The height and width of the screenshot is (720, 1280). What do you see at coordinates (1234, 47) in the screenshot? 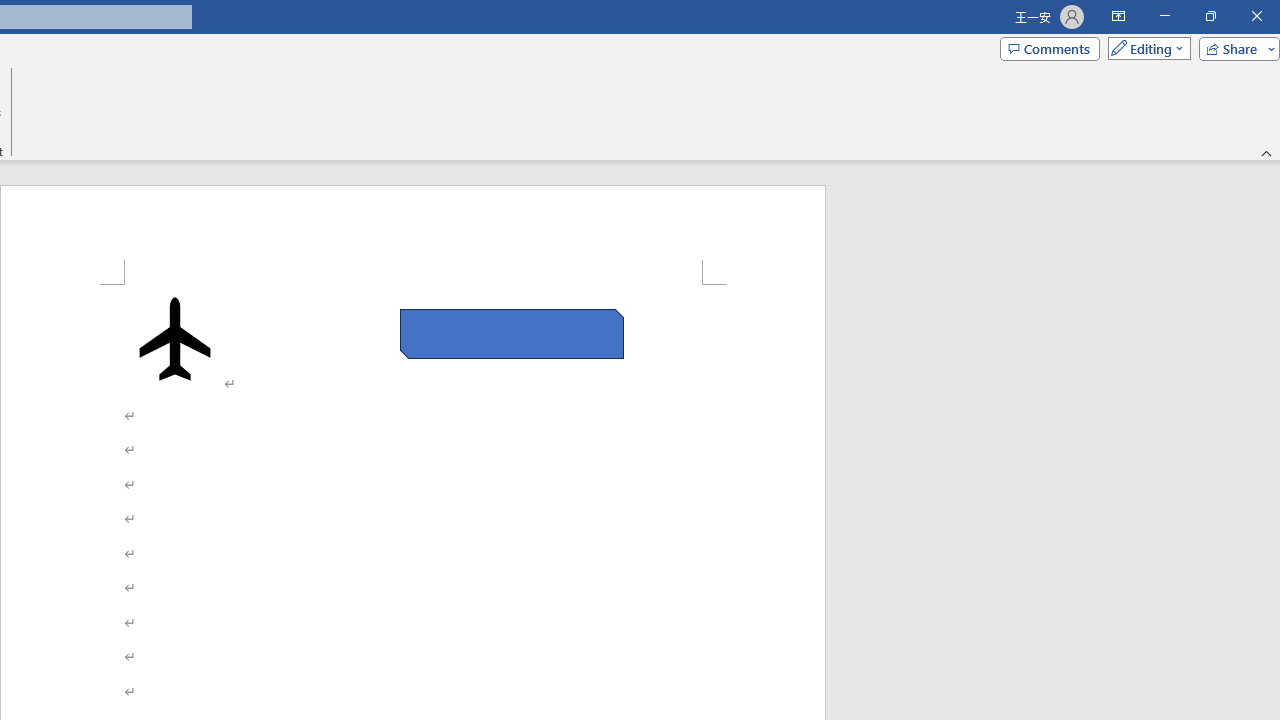
I see `'Share'` at bounding box center [1234, 47].